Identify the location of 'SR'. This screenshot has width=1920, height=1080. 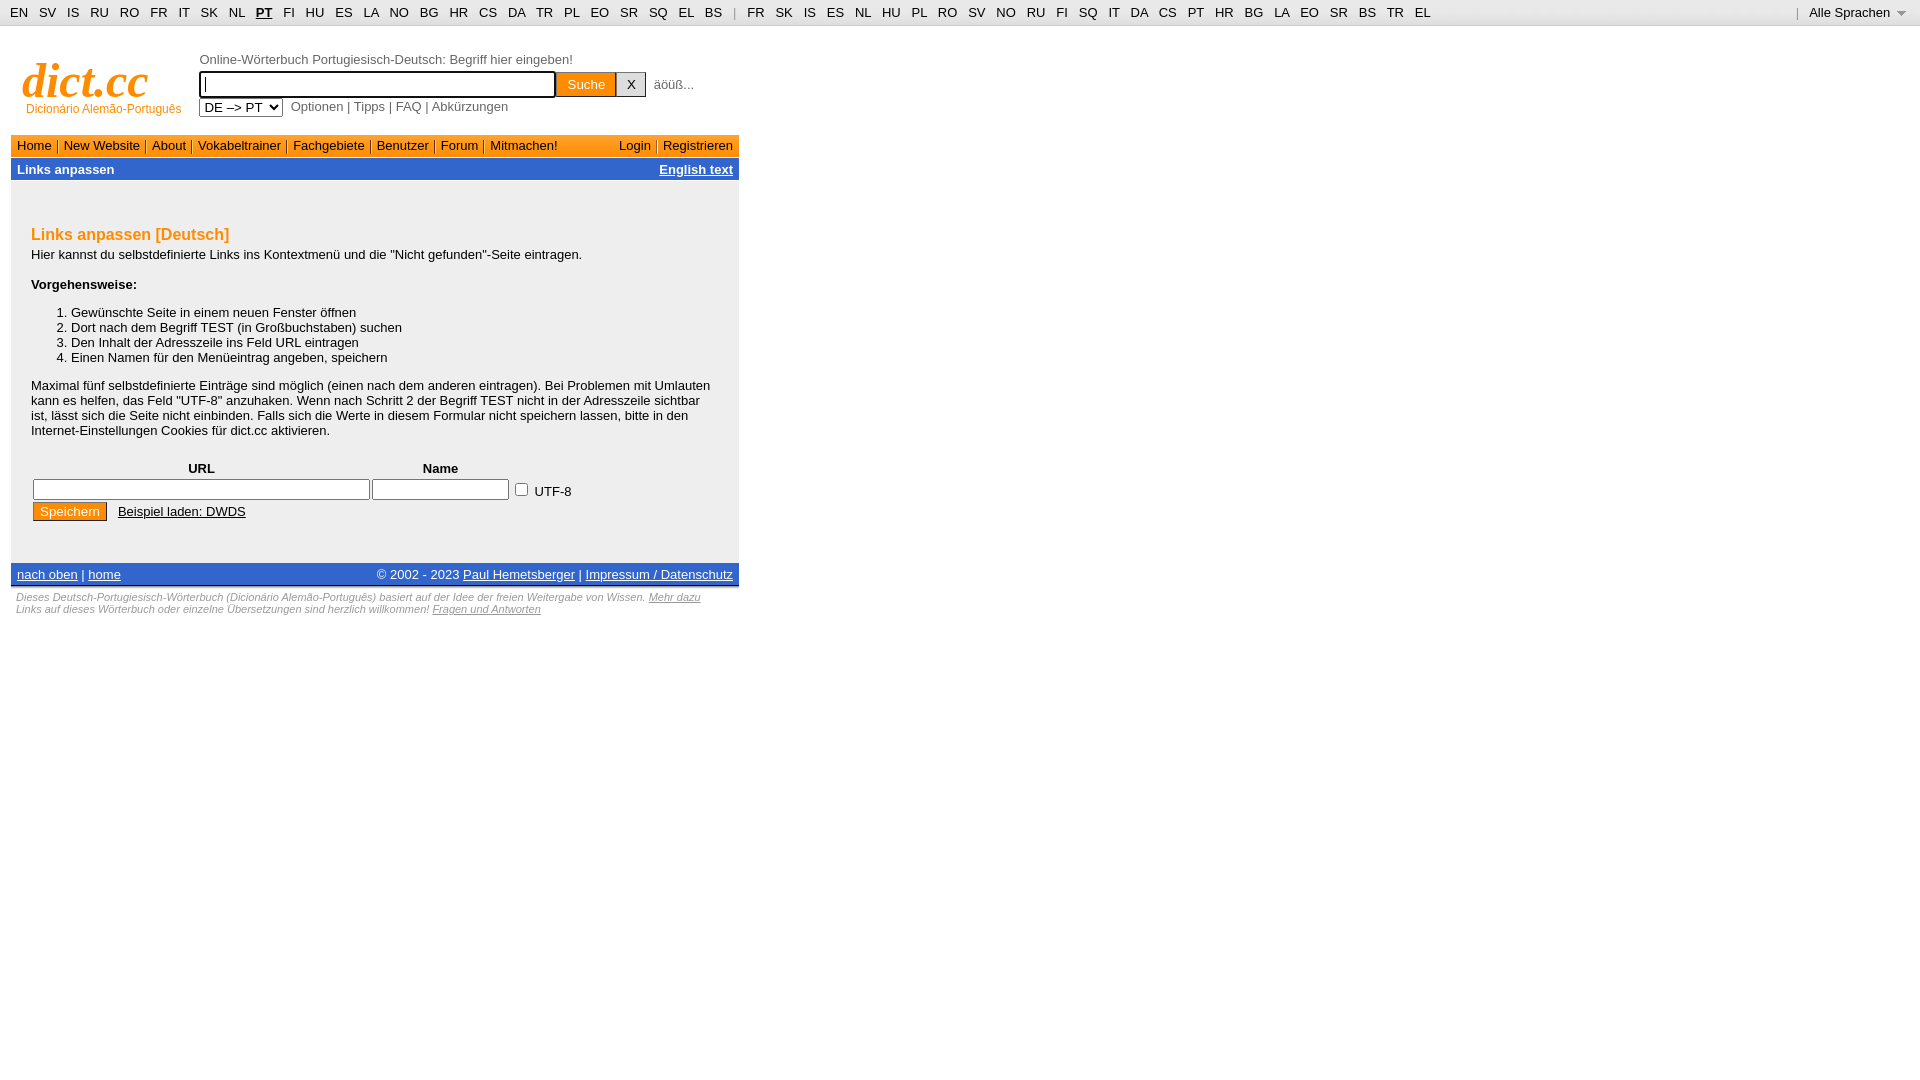
(627, 12).